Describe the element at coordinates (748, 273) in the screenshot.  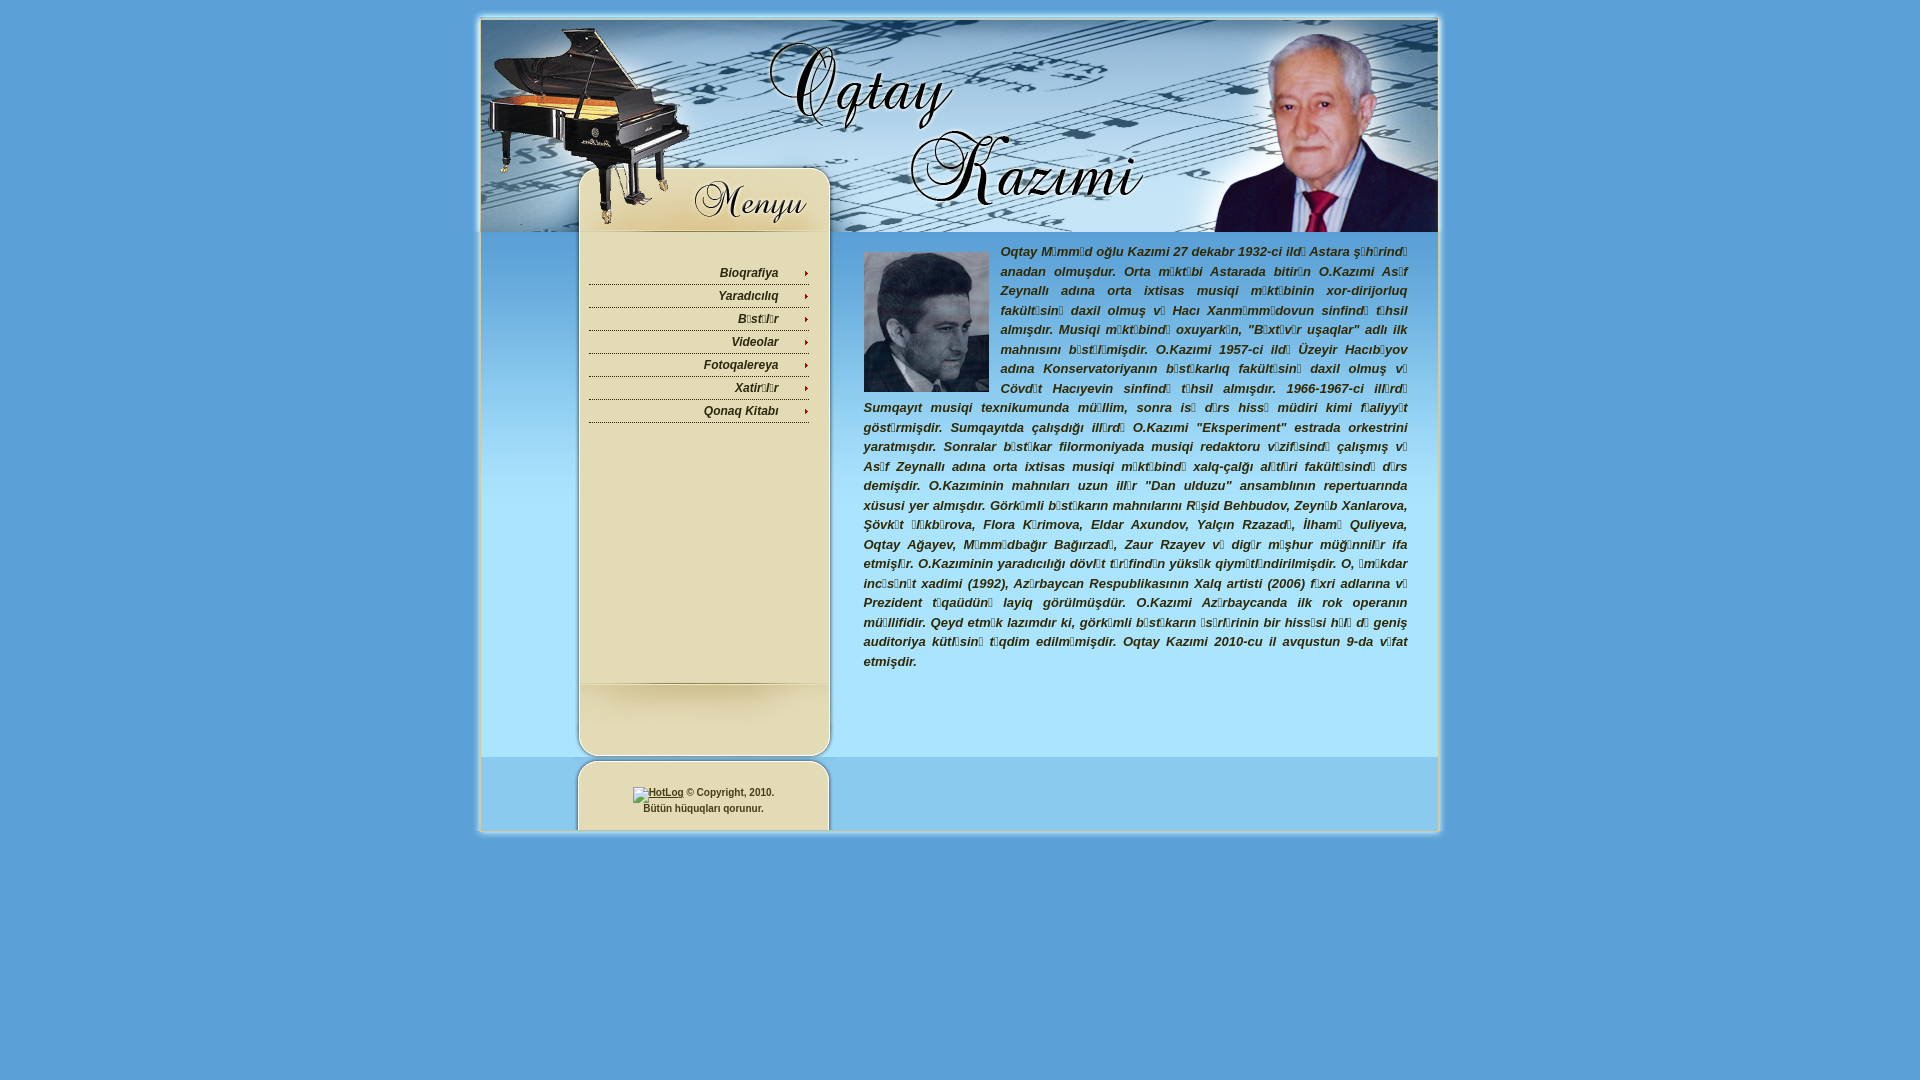
I see `'Bioqrafiya'` at that location.